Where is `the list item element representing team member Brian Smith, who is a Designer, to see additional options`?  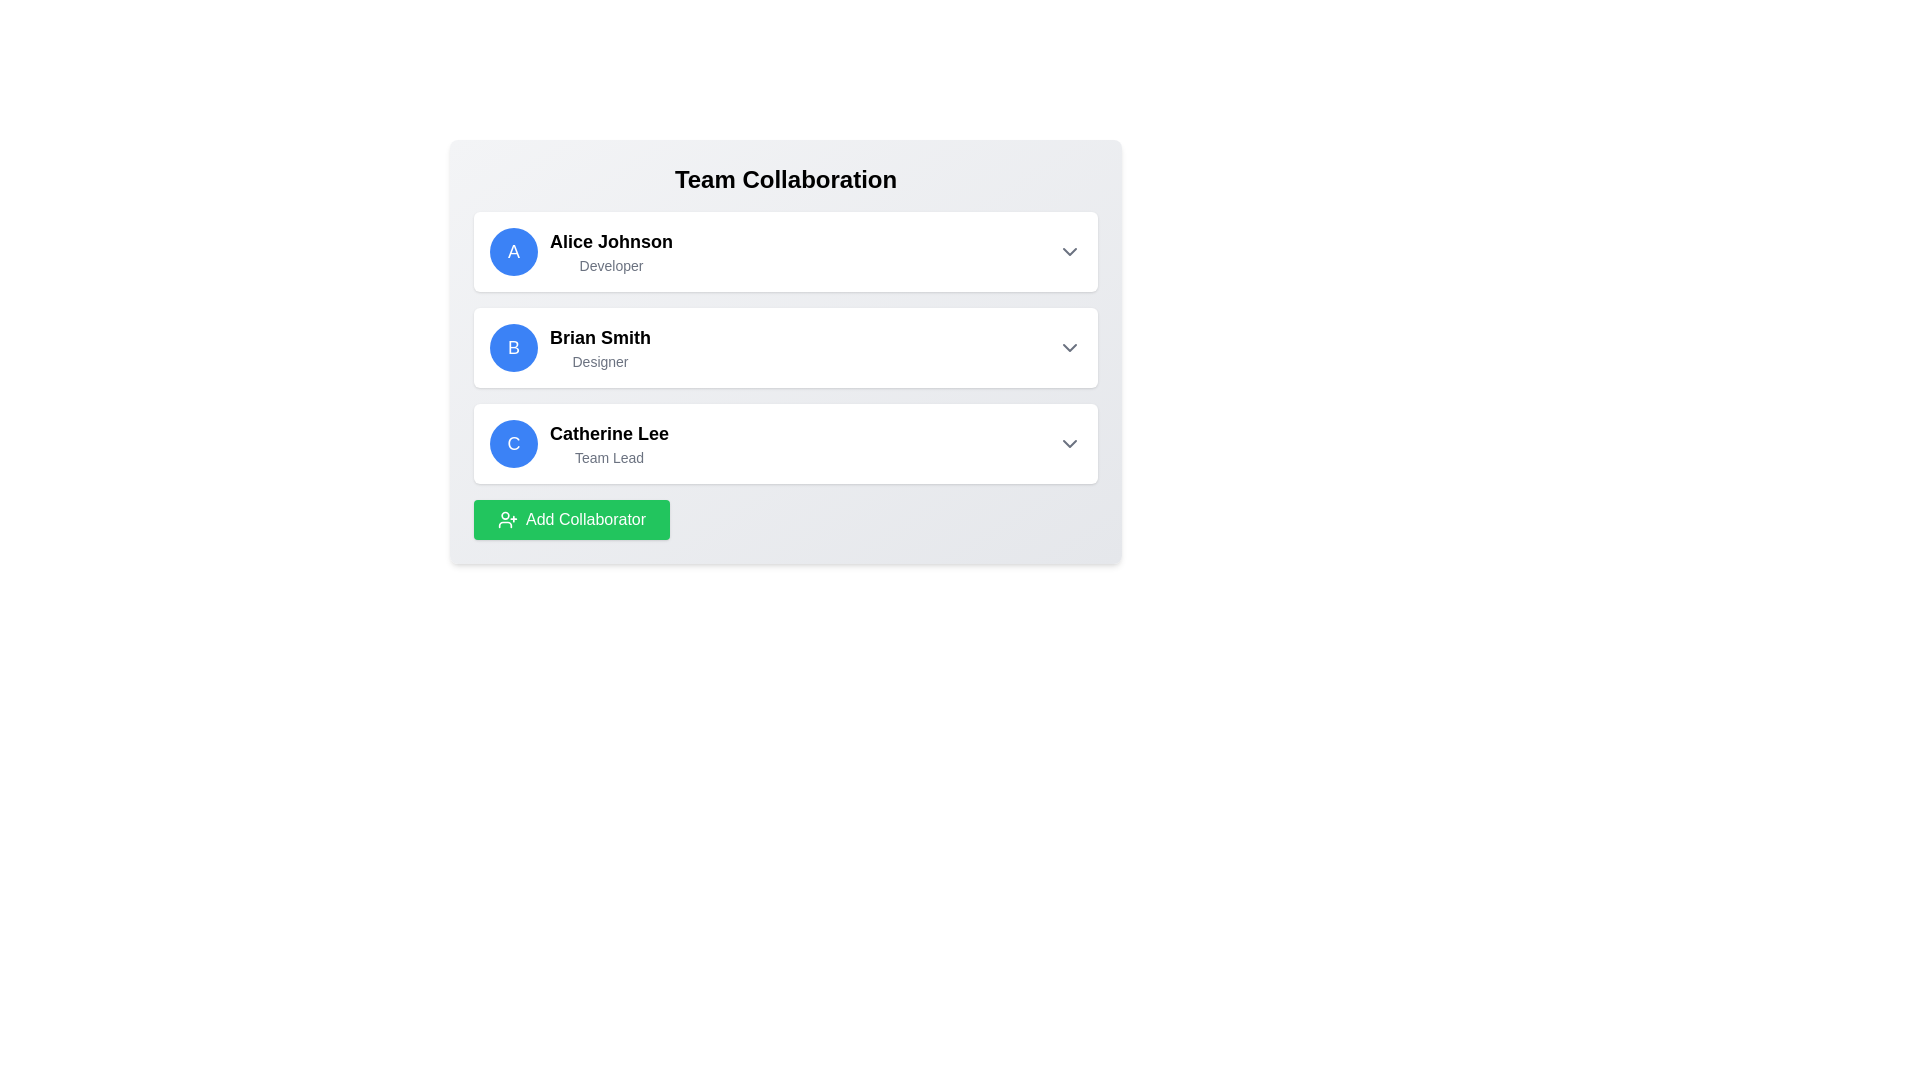 the list item element representing team member Brian Smith, who is a Designer, to see additional options is located at coordinates (785, 350).